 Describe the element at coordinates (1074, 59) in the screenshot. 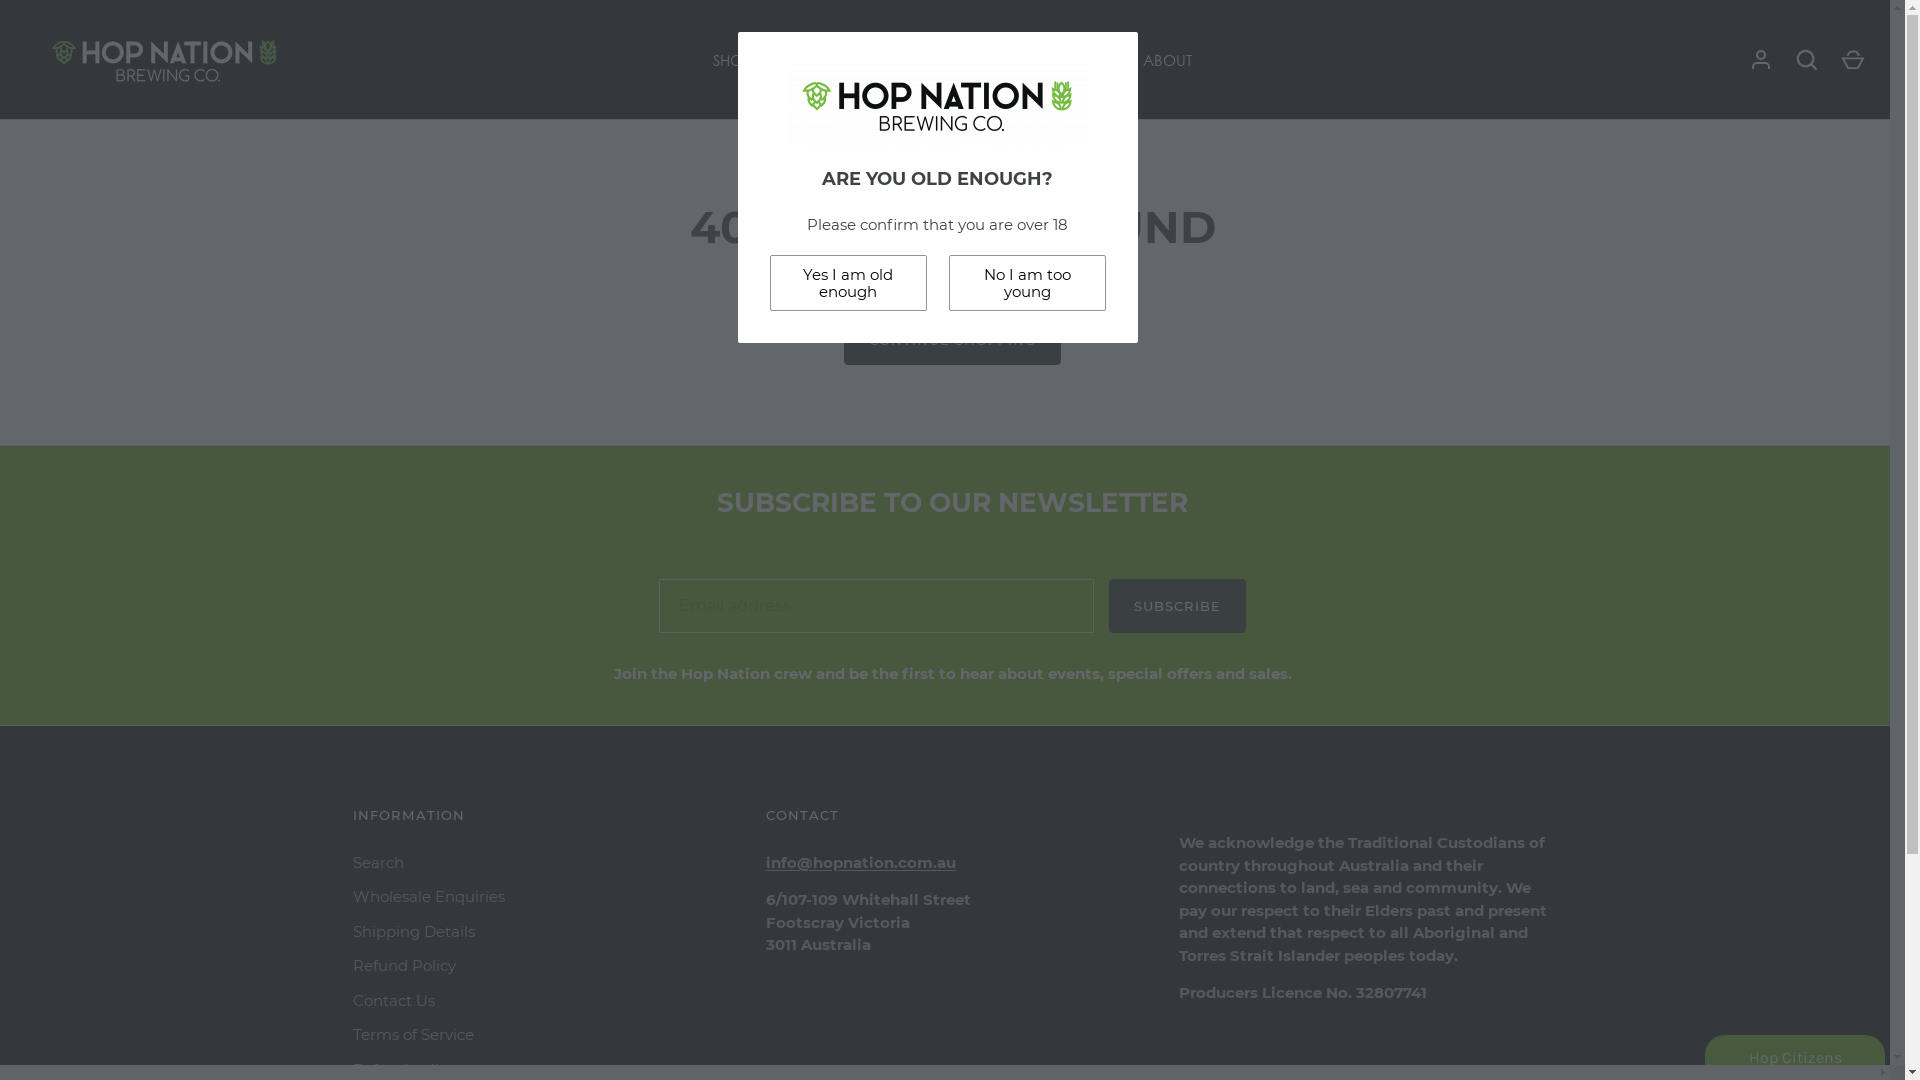

I see `'HOP CITIZENS'` at that location.